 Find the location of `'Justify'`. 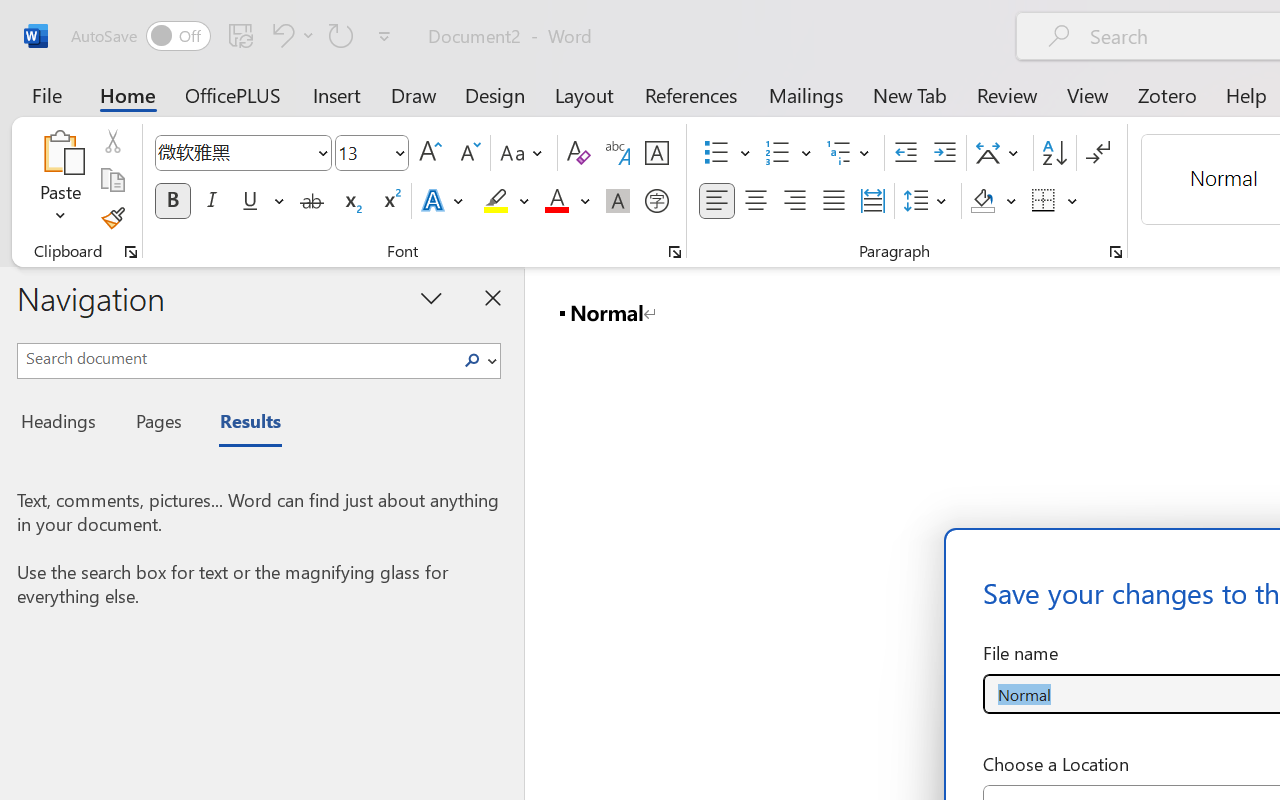

'Justify' is located at coordinates (834, 201).